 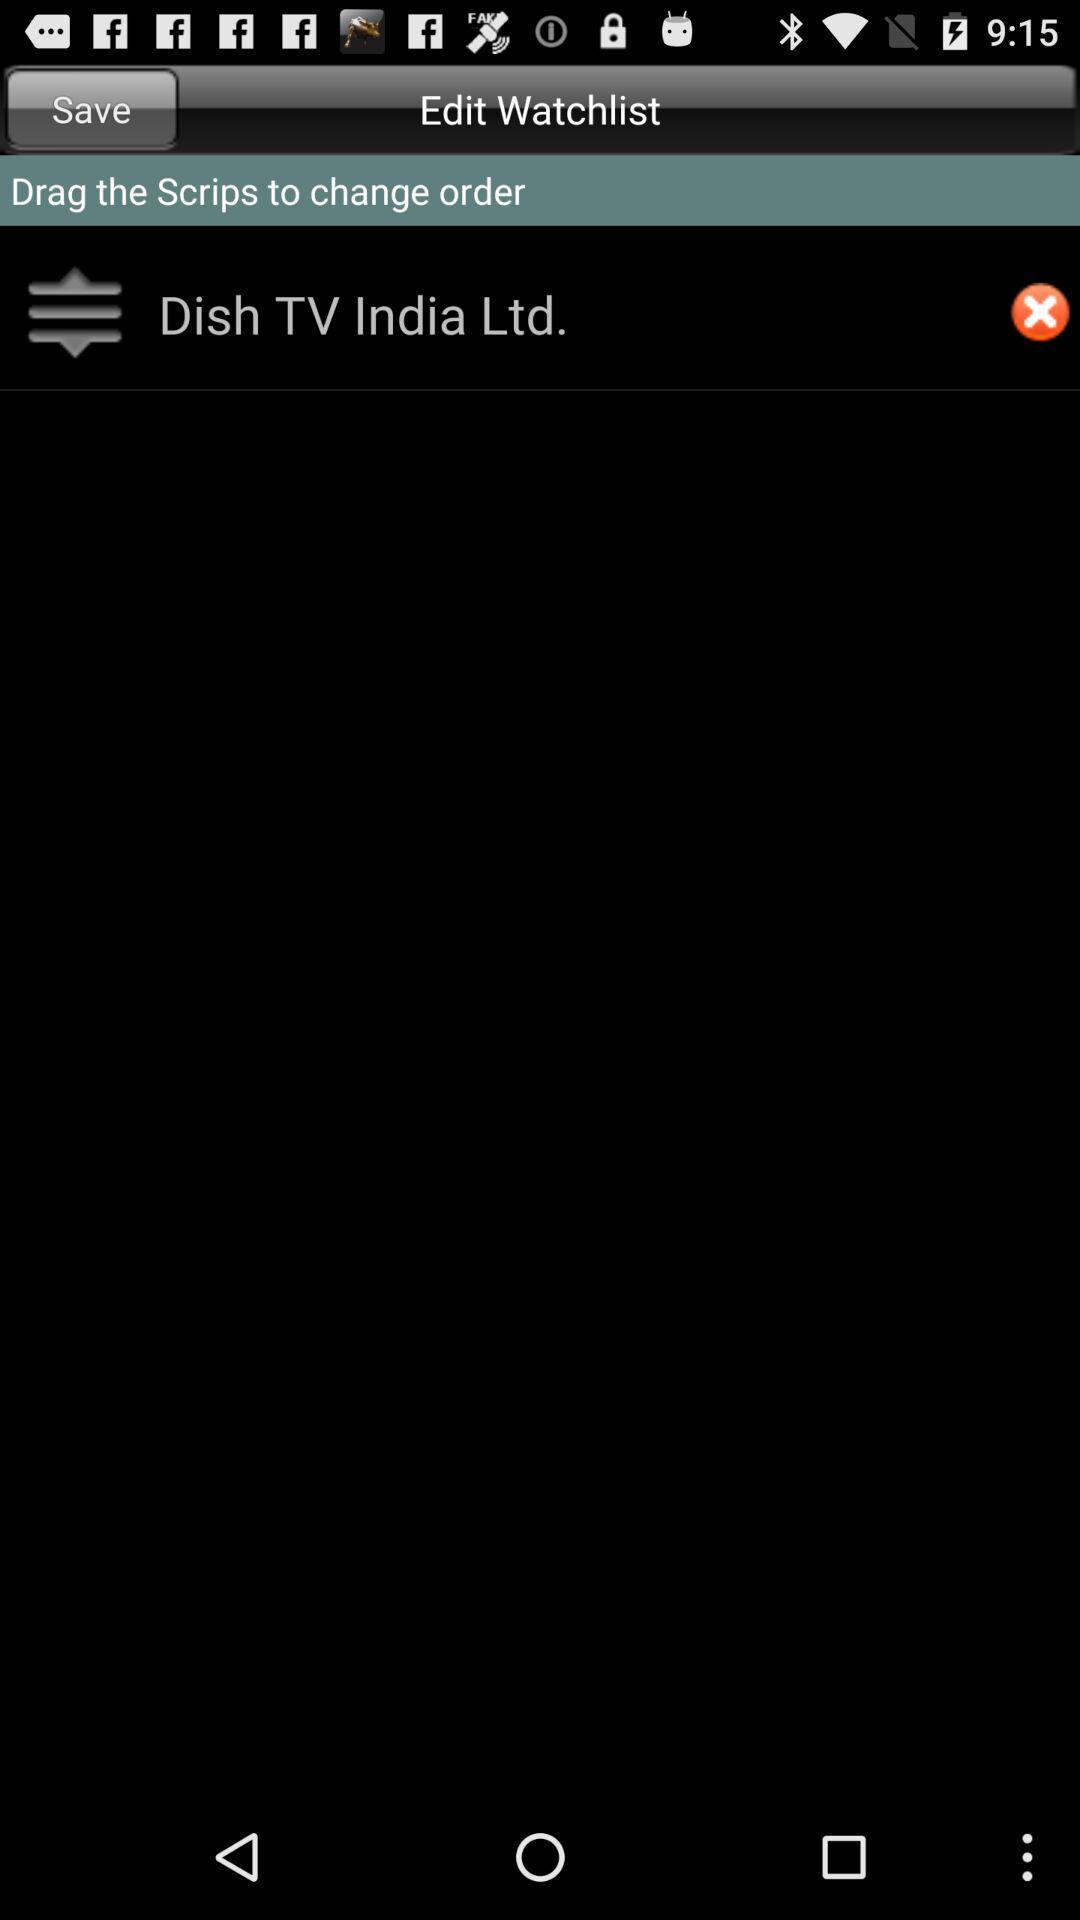 What do you see at coordinates (91, 108) in the screenshot?
I see `icon above drag the scrips item` at bounding box center [91, 108].